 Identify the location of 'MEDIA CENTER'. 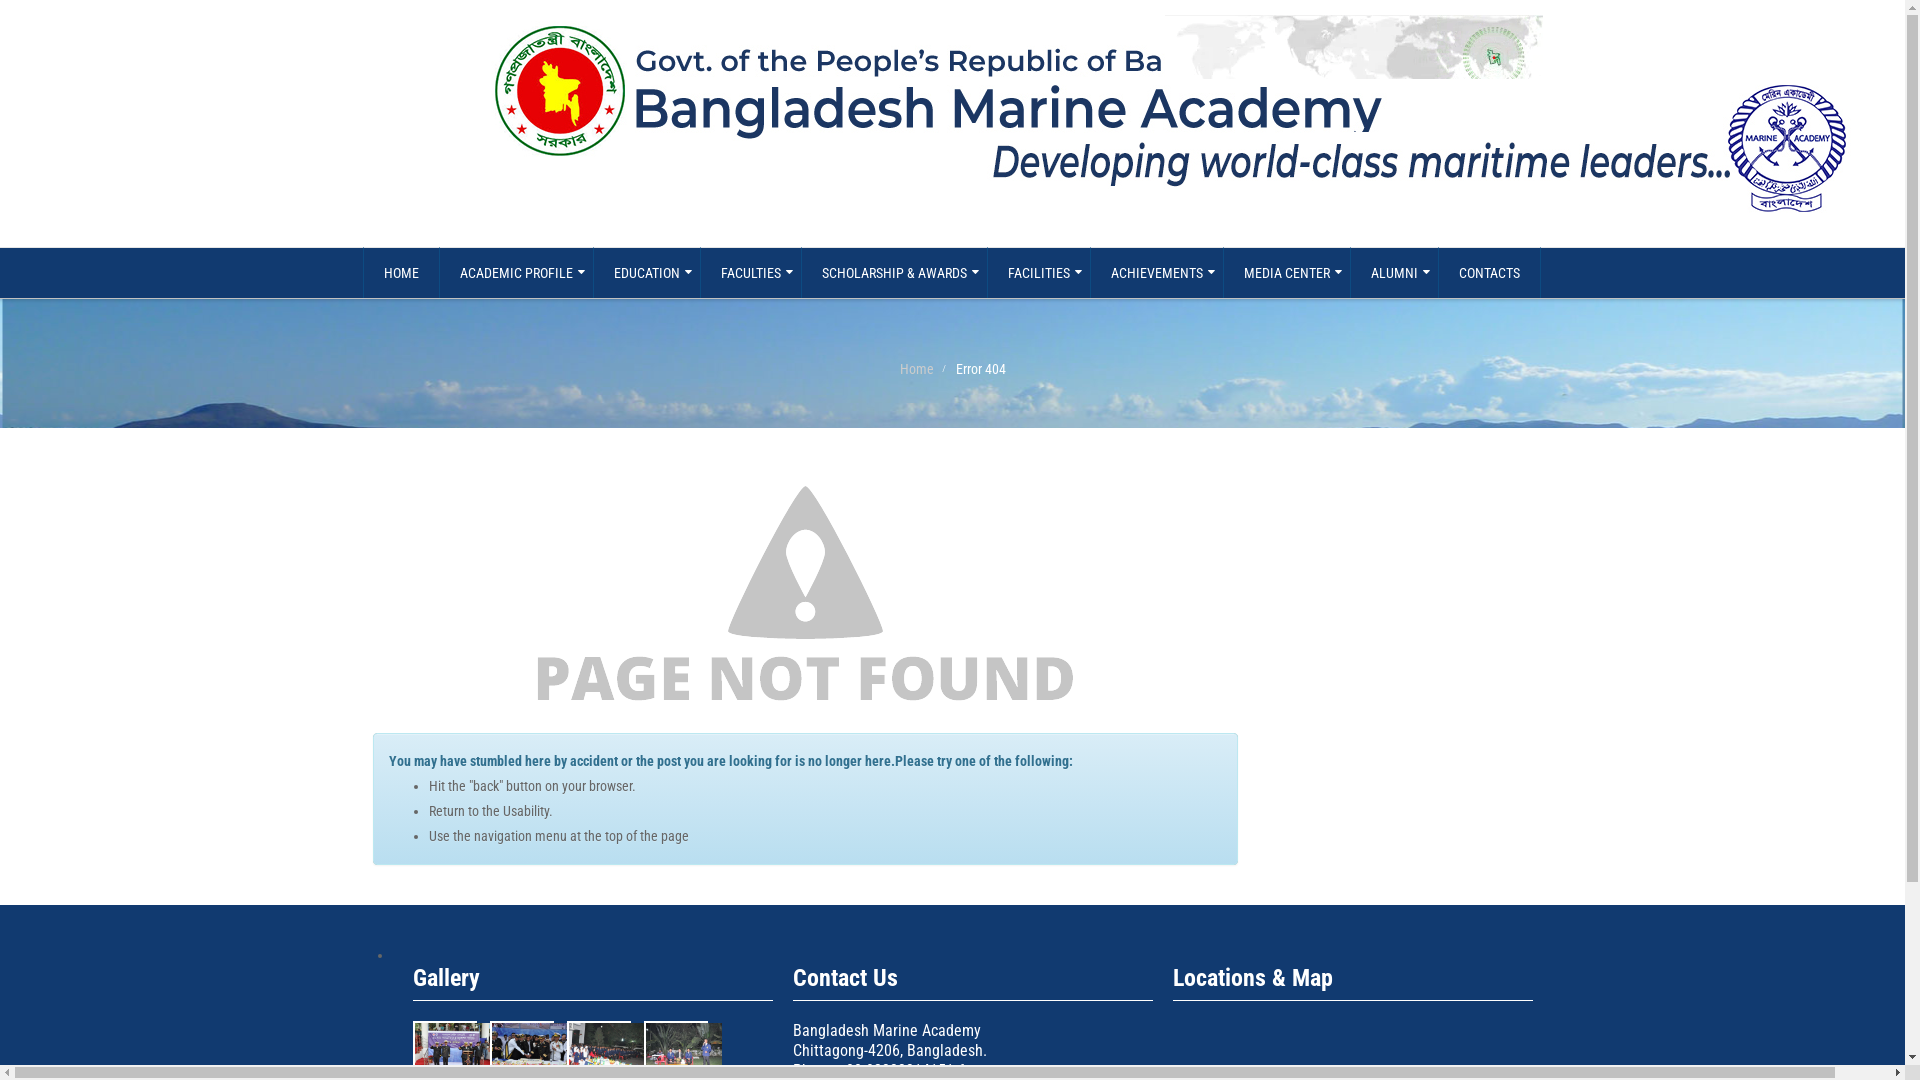
(1286, 273).